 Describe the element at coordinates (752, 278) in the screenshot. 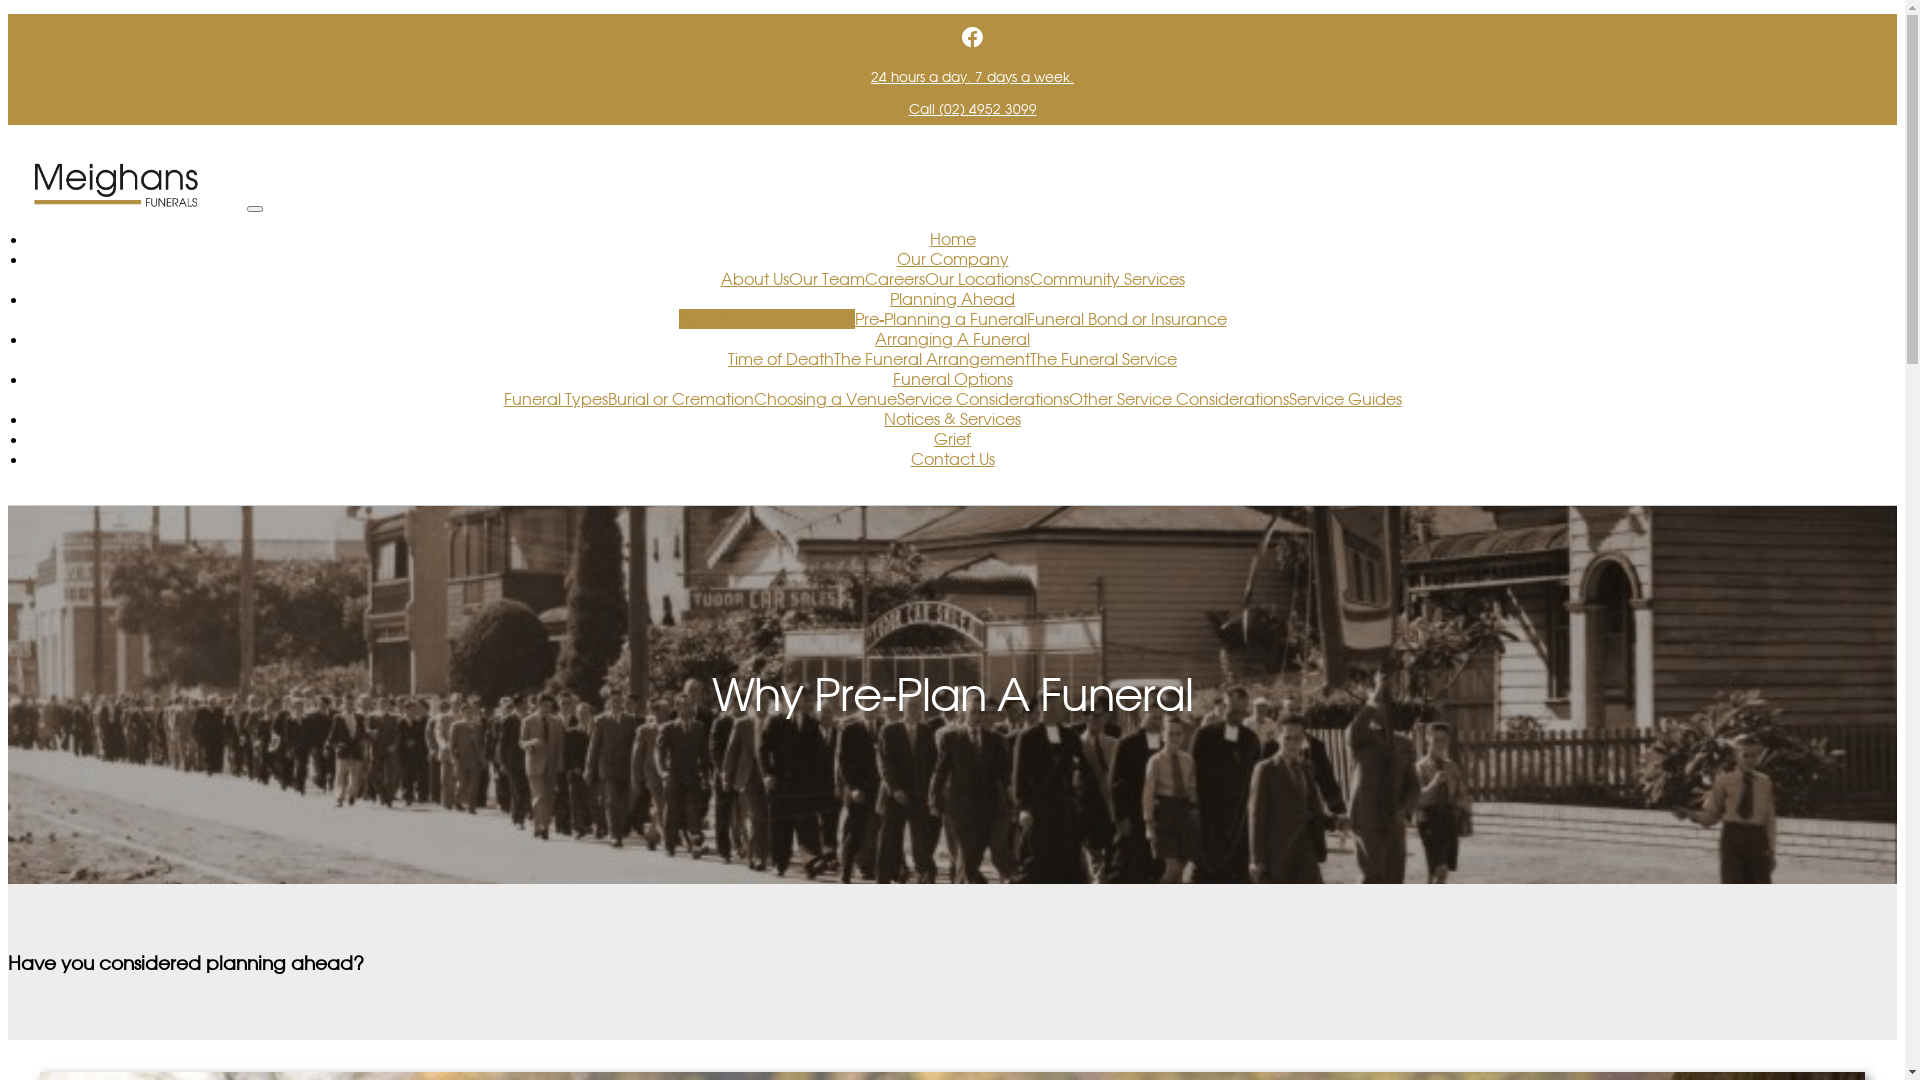

I see `'About Us'` at that location.